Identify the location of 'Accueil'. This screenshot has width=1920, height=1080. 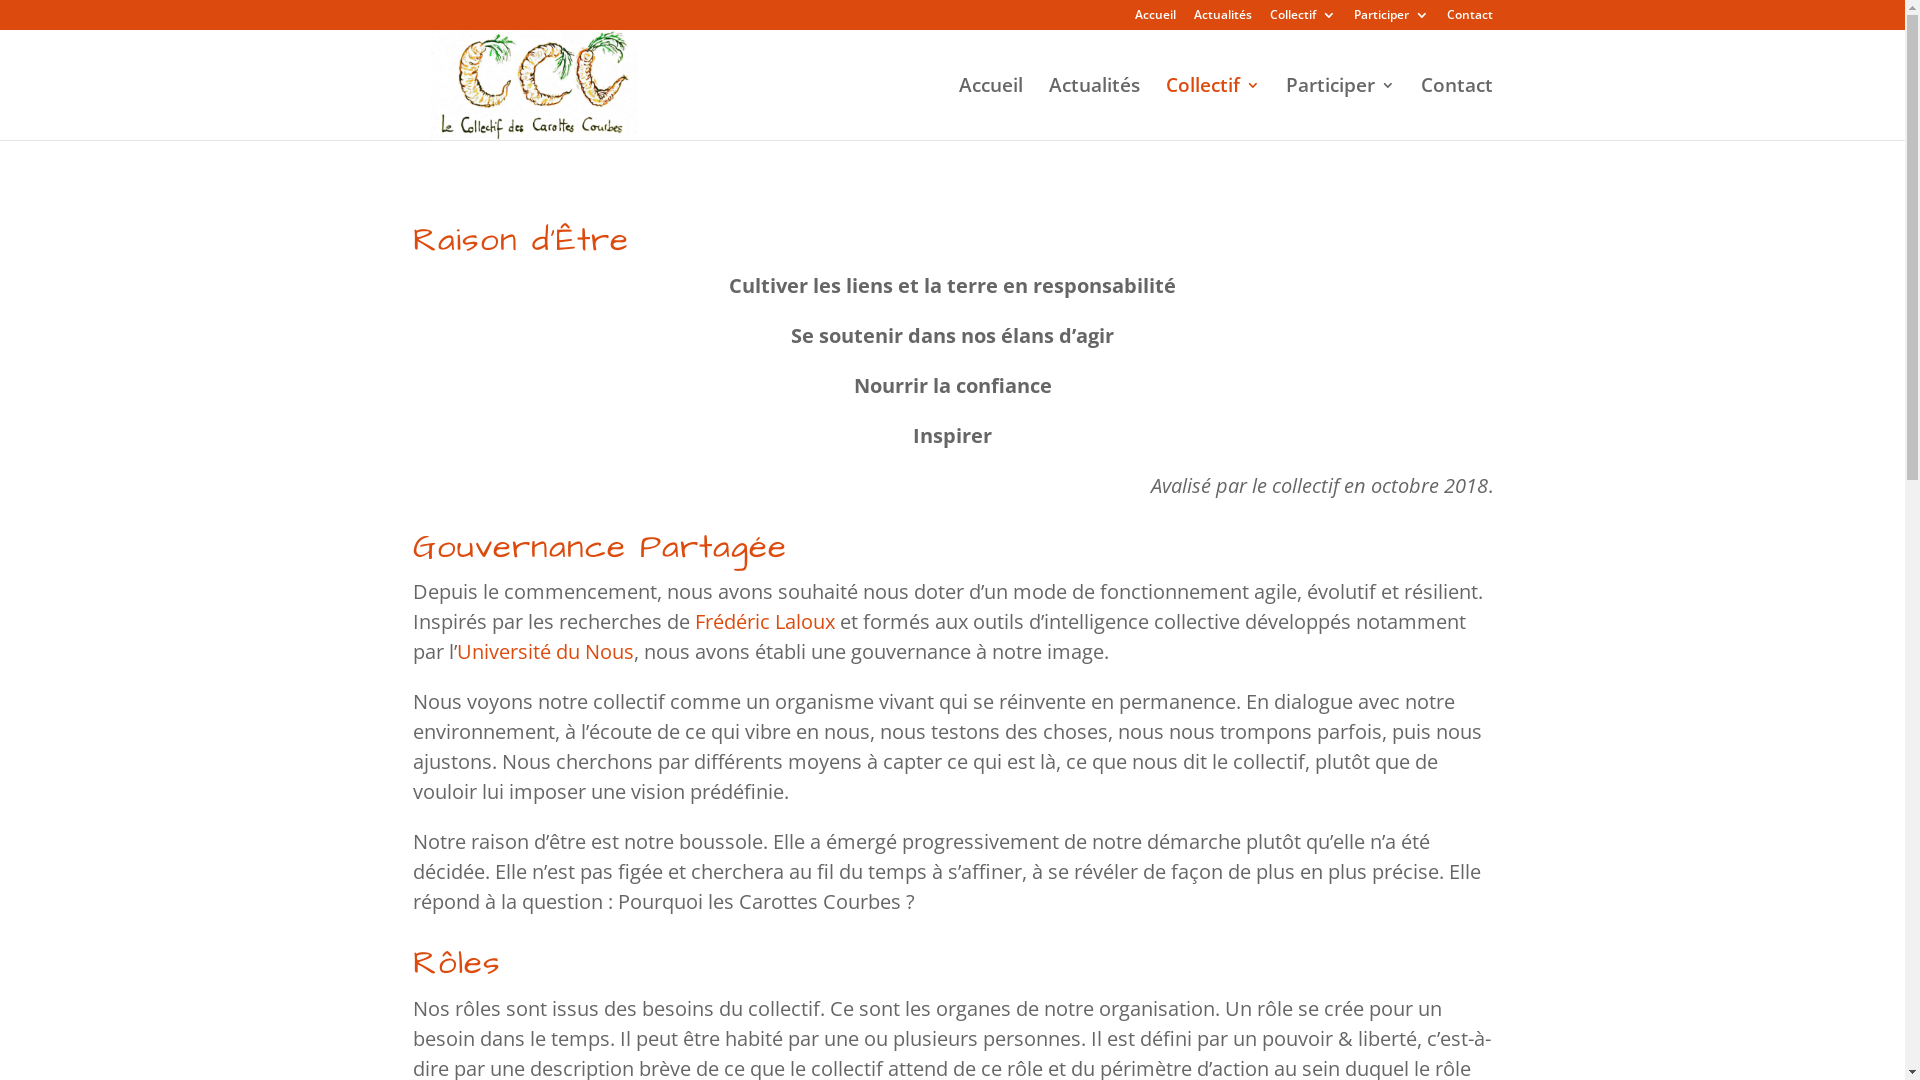
(989, 108).